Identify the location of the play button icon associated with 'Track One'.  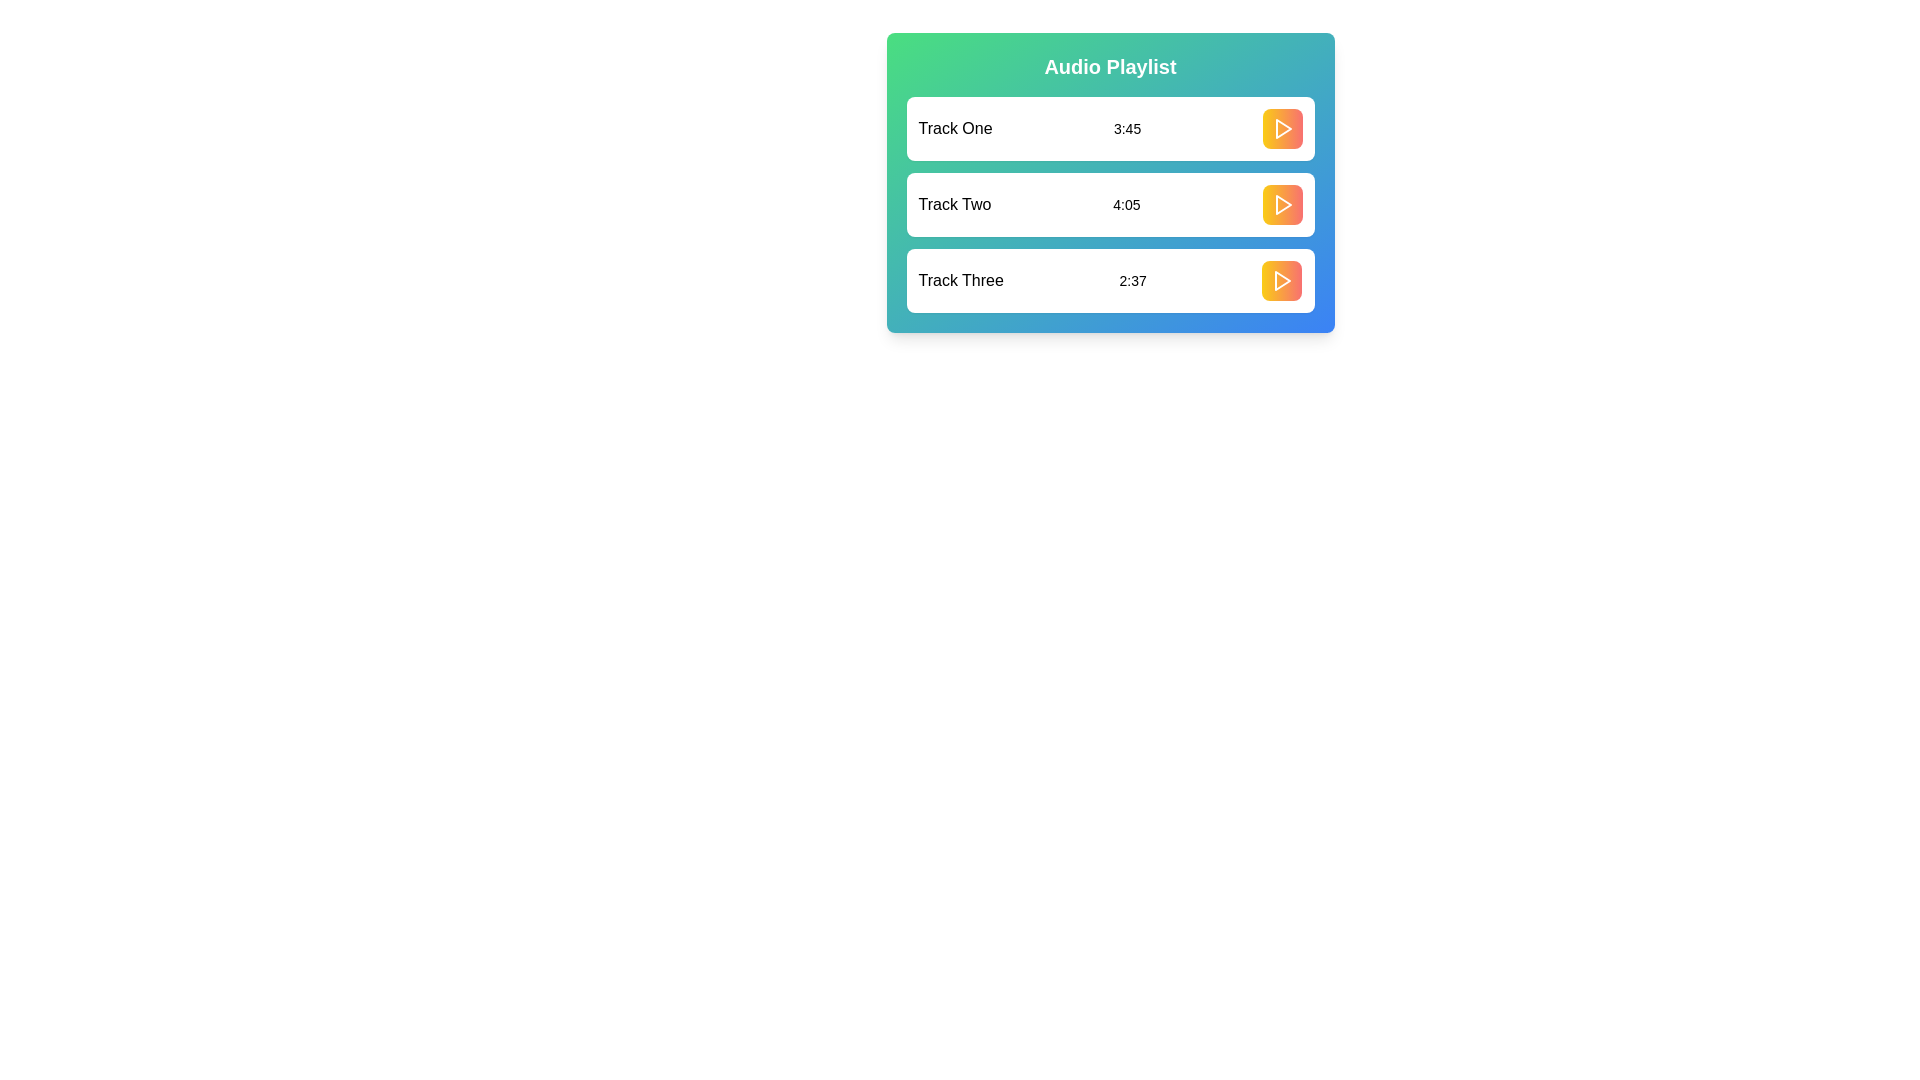
(1283, 128).